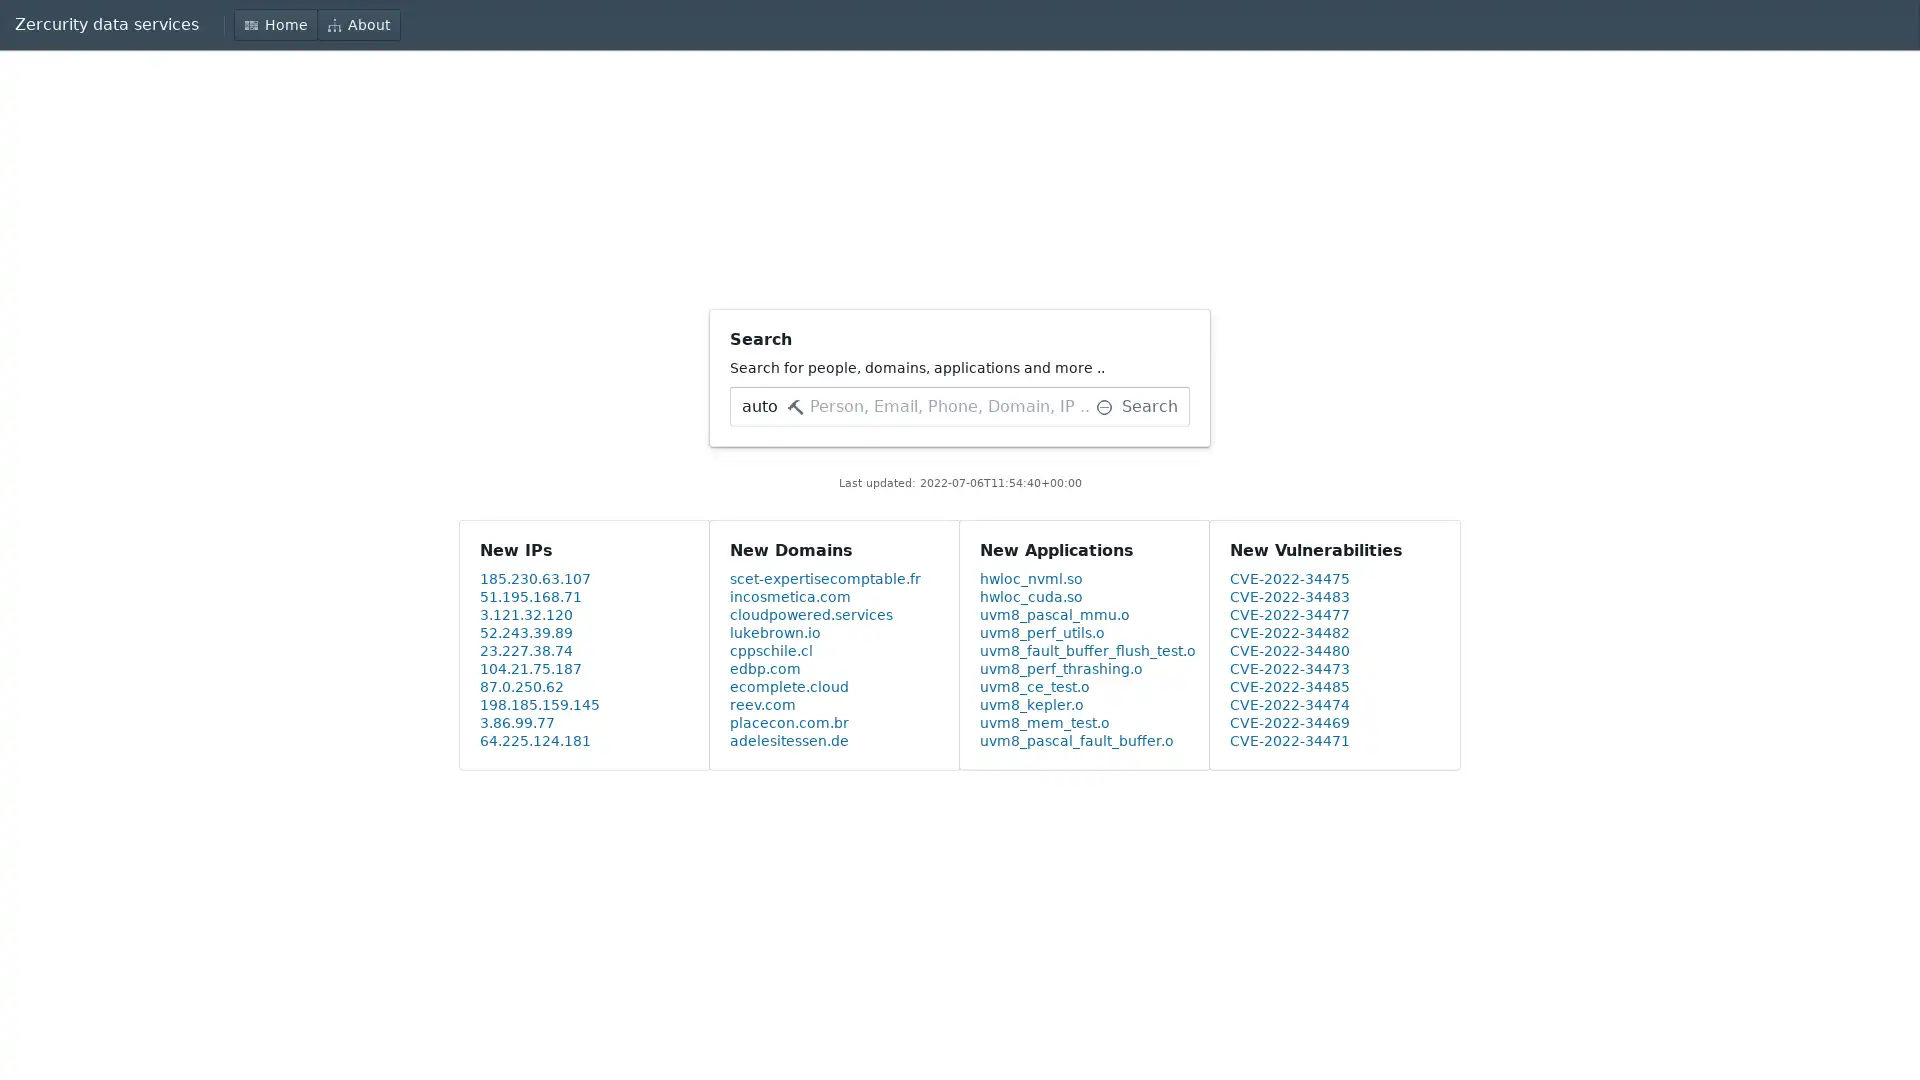 This screenshot has width=1920, height=1080. What do you see at coordinates (359, 24) in the screenshot?
I see `About` at bounding box center [359, 24].